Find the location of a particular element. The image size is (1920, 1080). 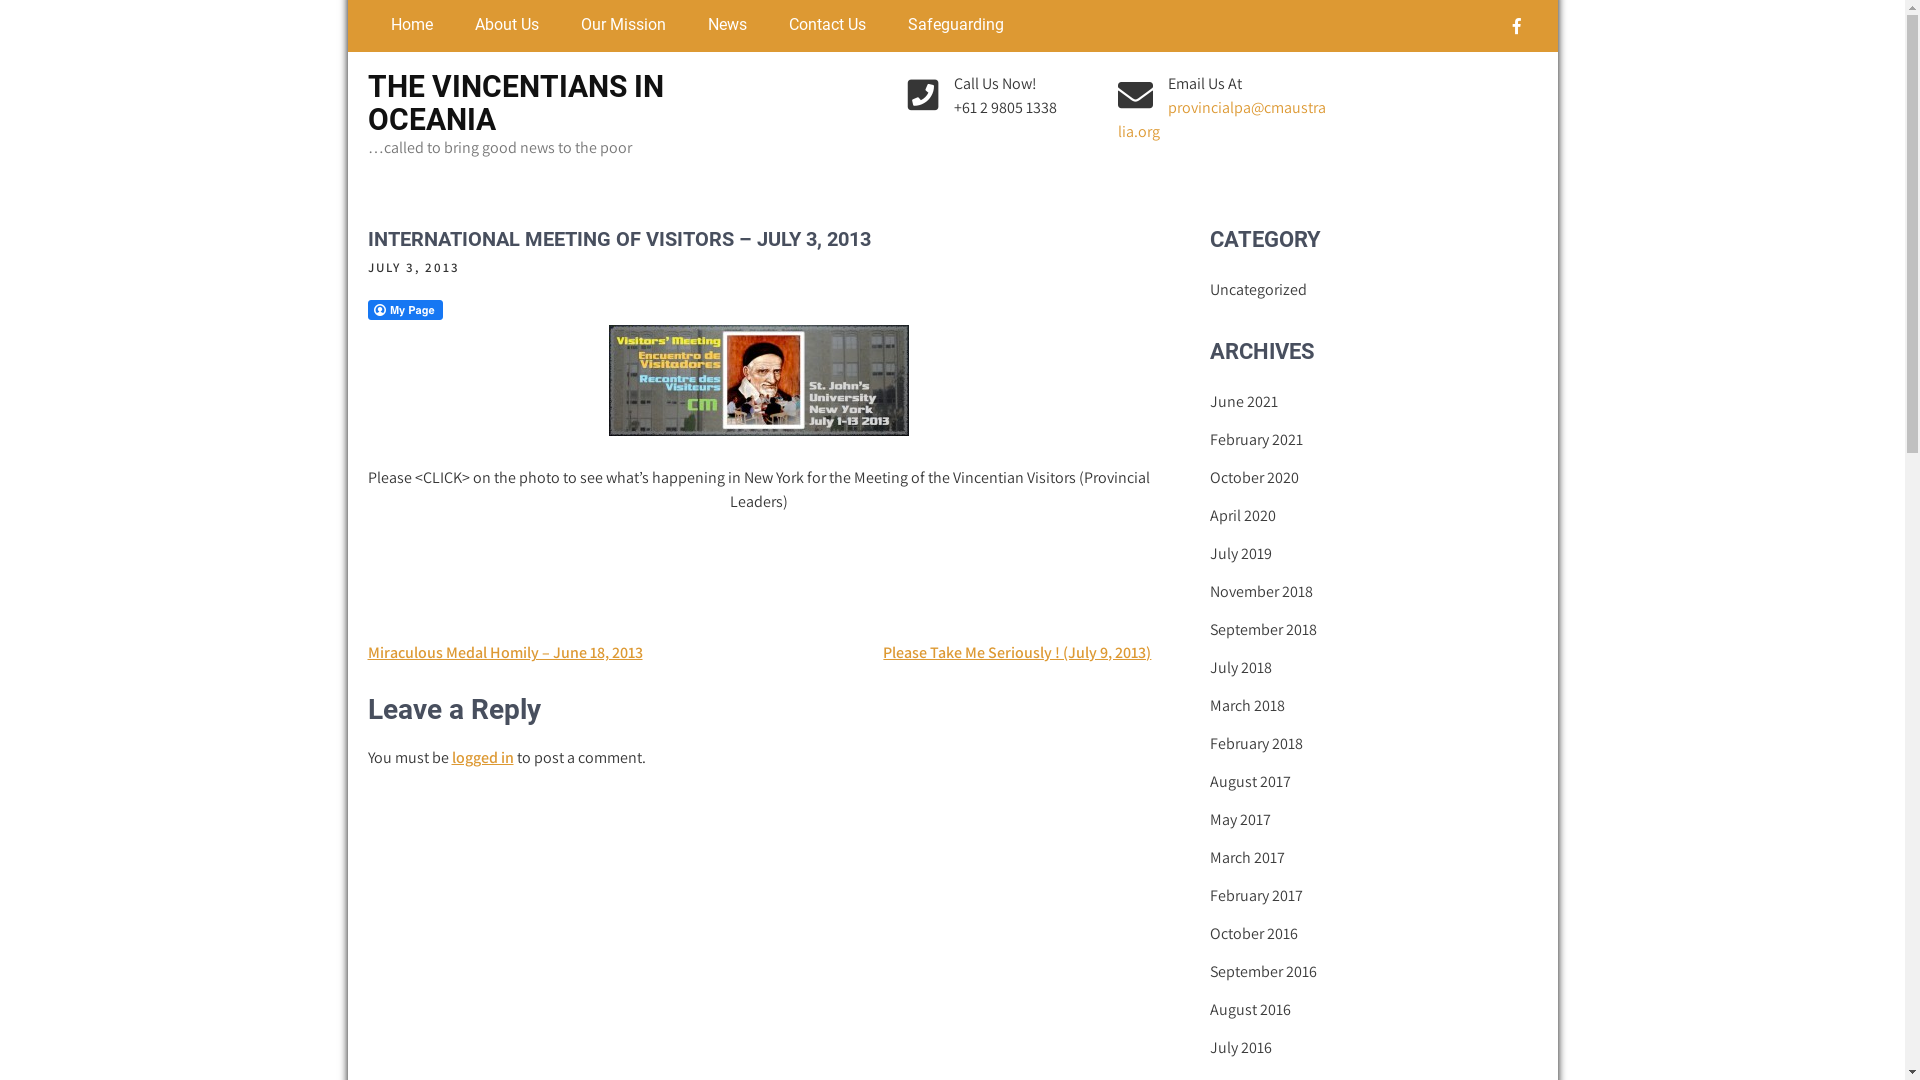

'Safeguarding' is located at coordinates (949, 25).